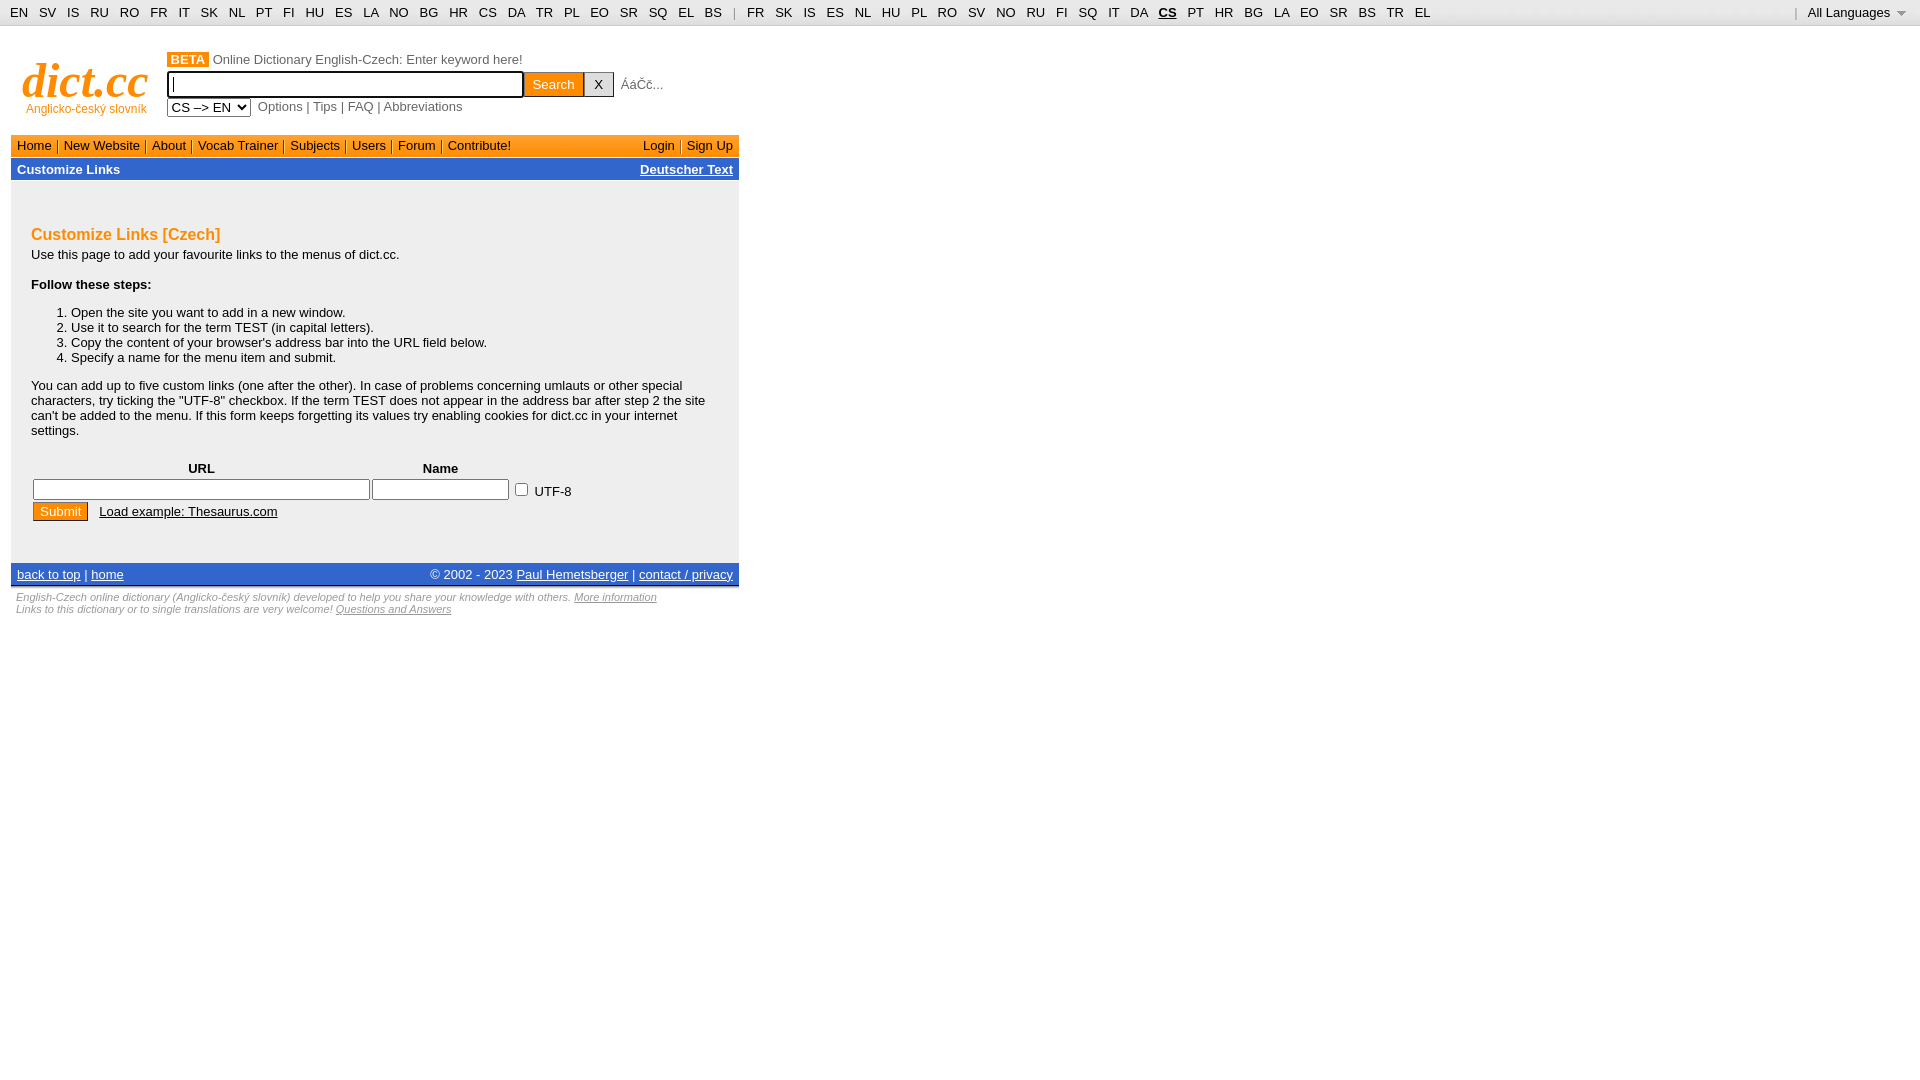 This screenshot has width=1920, height=1080. What do you see at coordinates (782, 12) in the screenshot?
I see `'SK'` at bounding box center [782, 12].